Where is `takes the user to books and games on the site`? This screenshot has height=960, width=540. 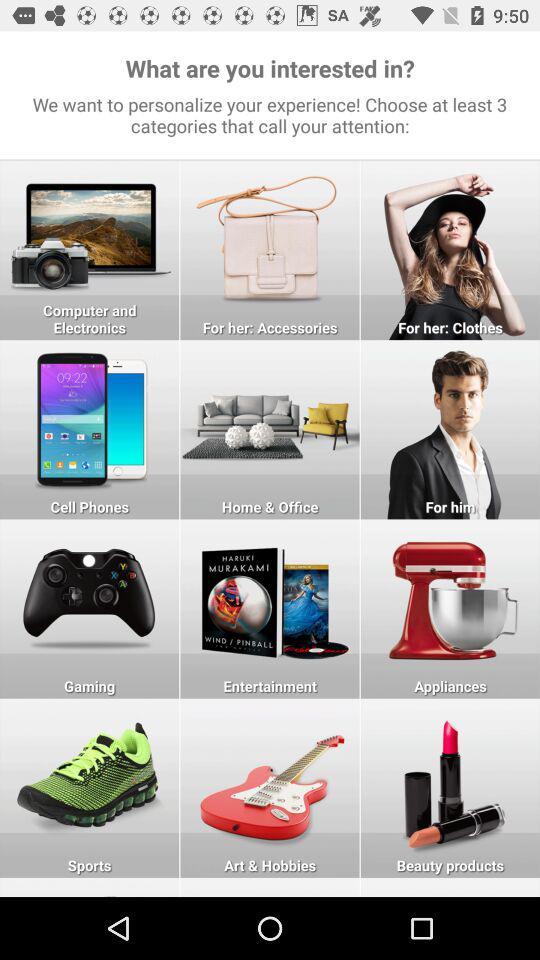 takes the user to books and games on the site is located at coordinates (270, 608).